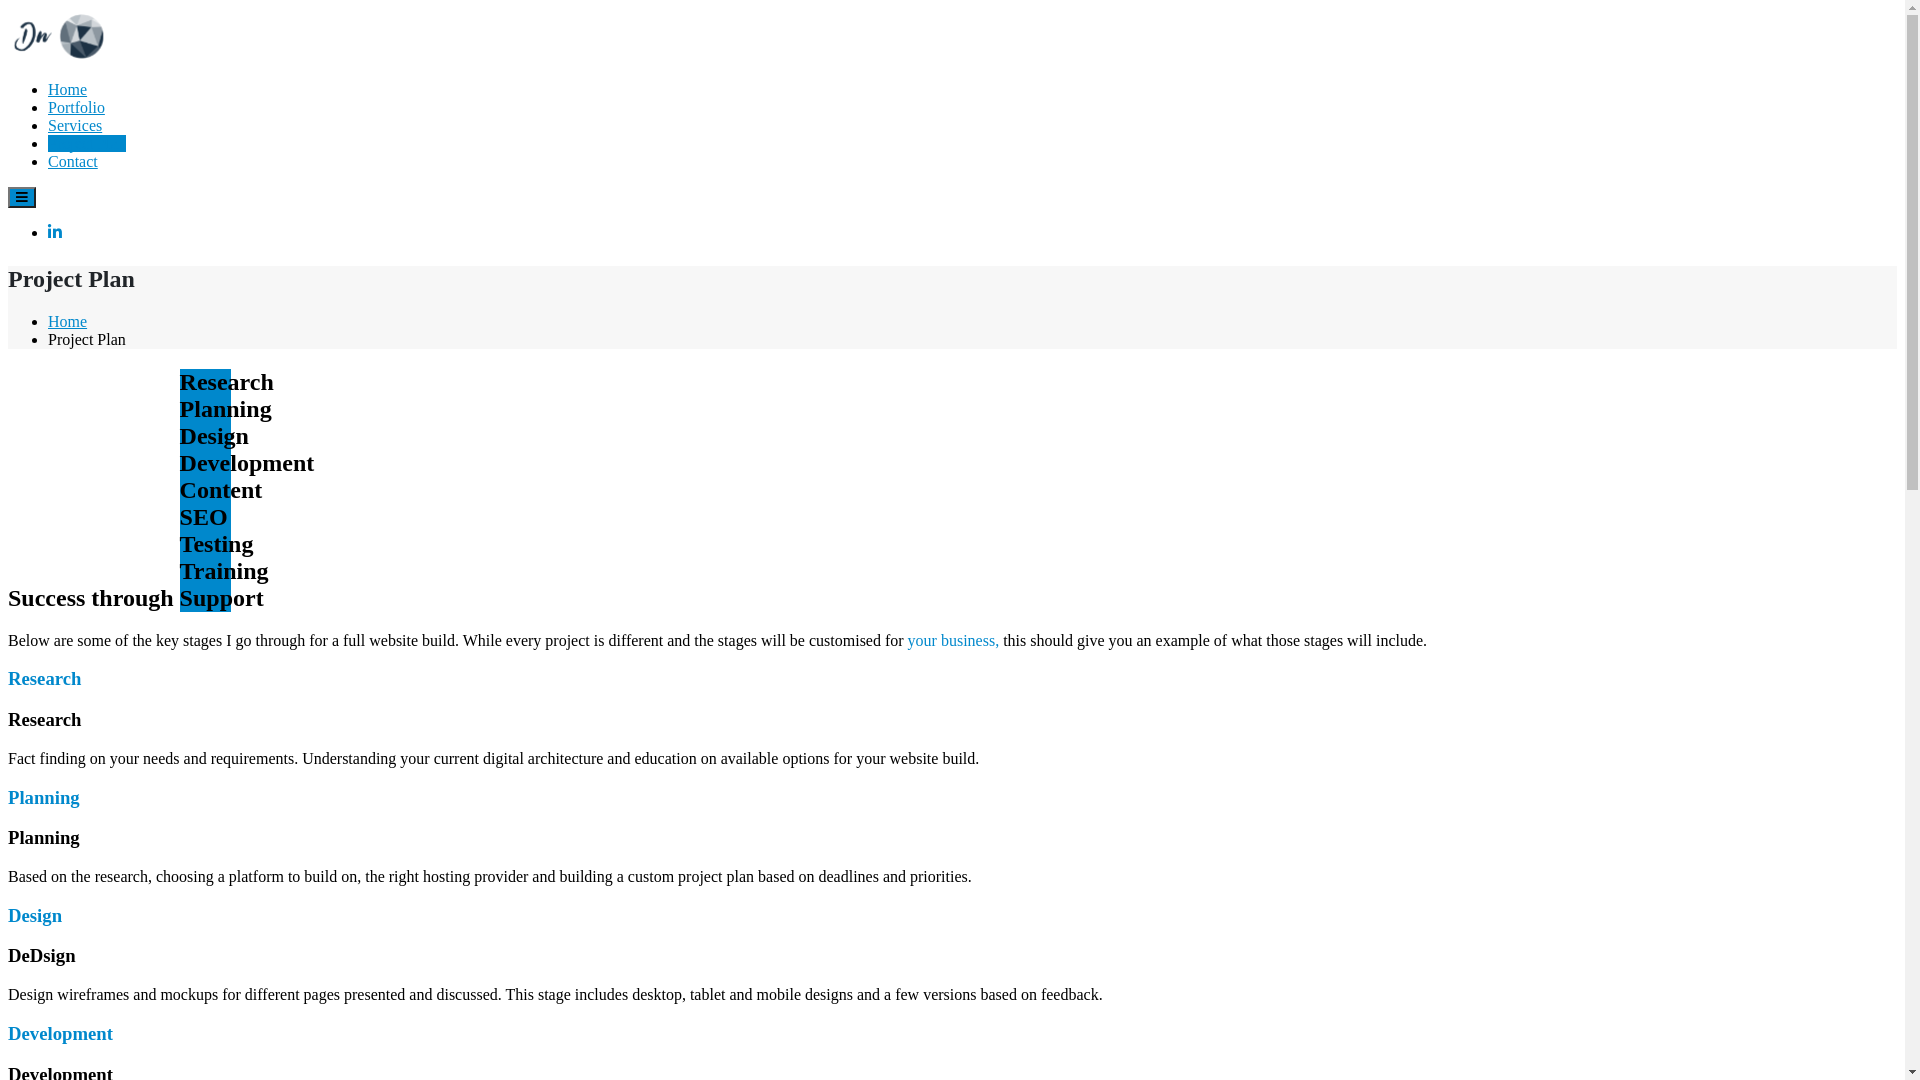  What do you see at coordinates (48, 231) in the screenshot?
I see `'Linkedin'` at bounding box center [48, 231].